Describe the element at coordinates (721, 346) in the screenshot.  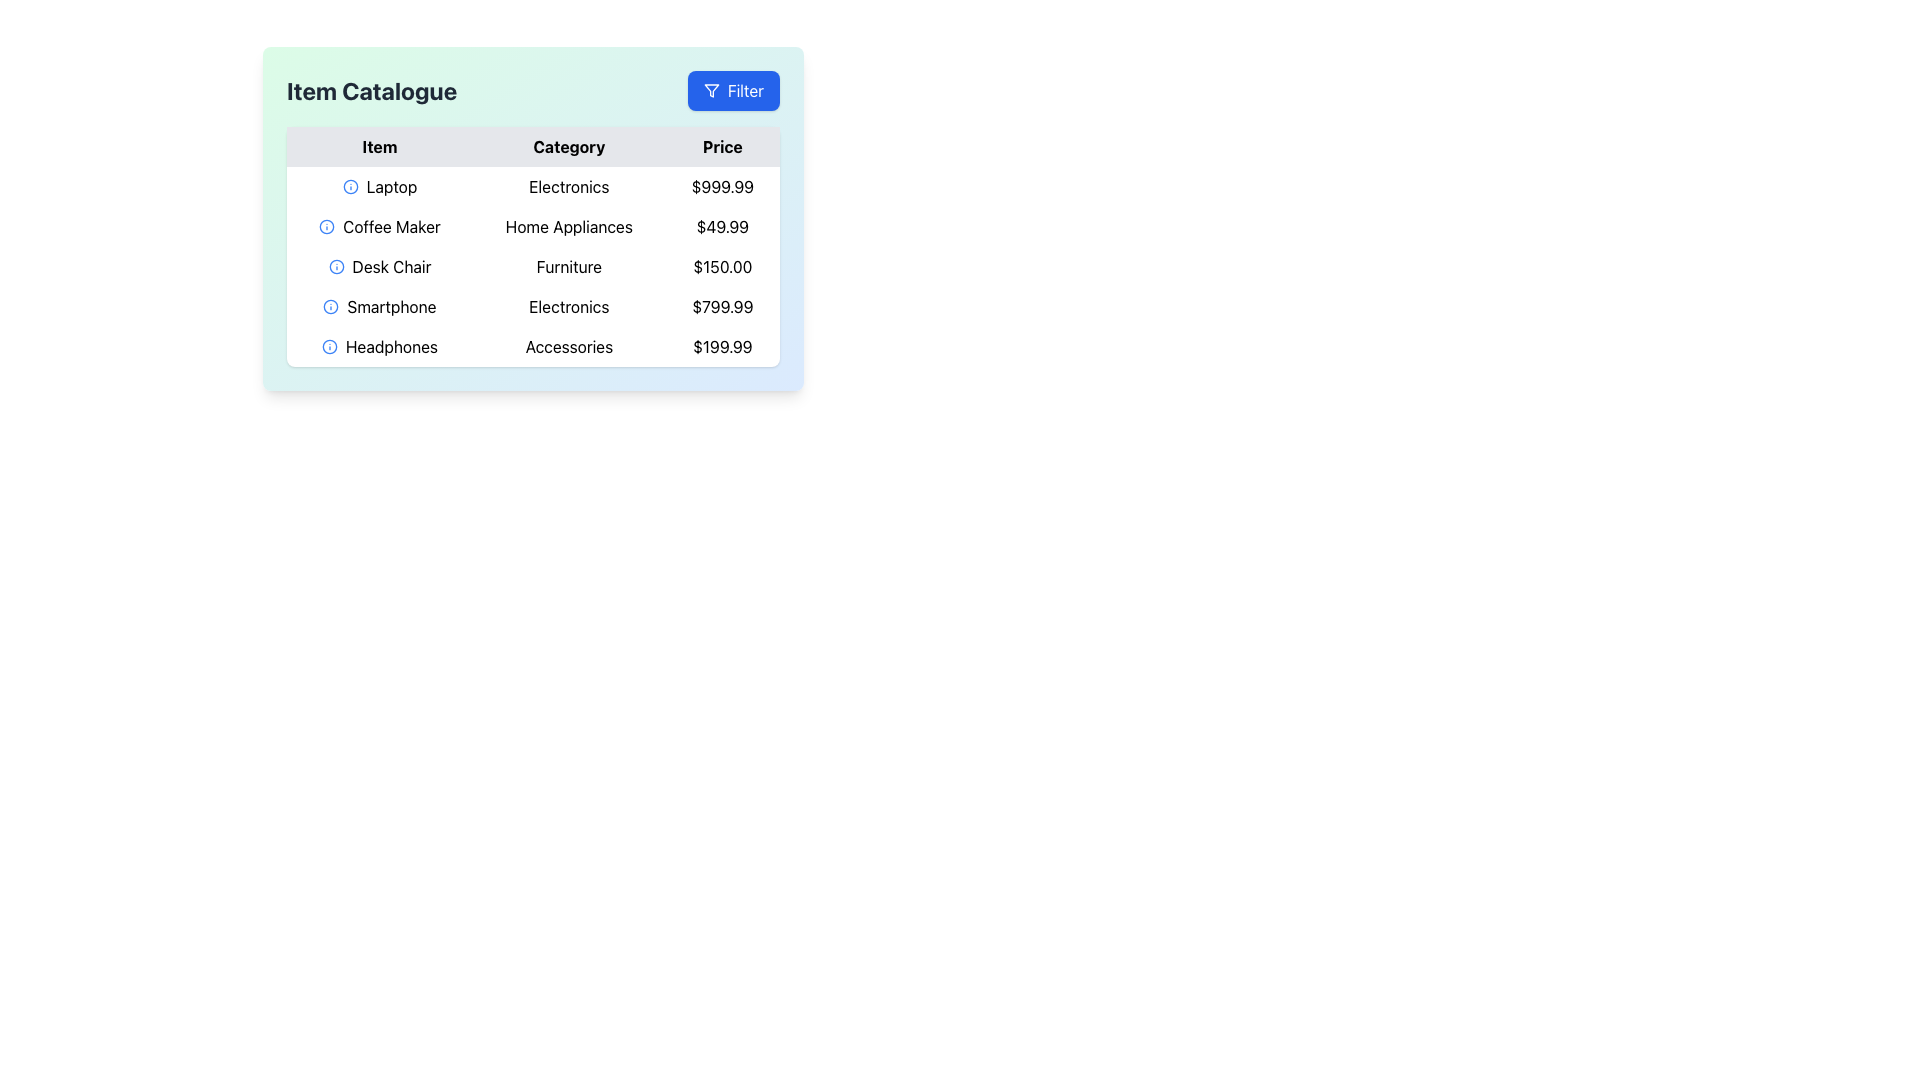
I see `the pricing value displayed as '$199.99' in black text on a white background, located in the rightmost column of the product listing table under the 'Price' column for 'Headphones'` at that location.